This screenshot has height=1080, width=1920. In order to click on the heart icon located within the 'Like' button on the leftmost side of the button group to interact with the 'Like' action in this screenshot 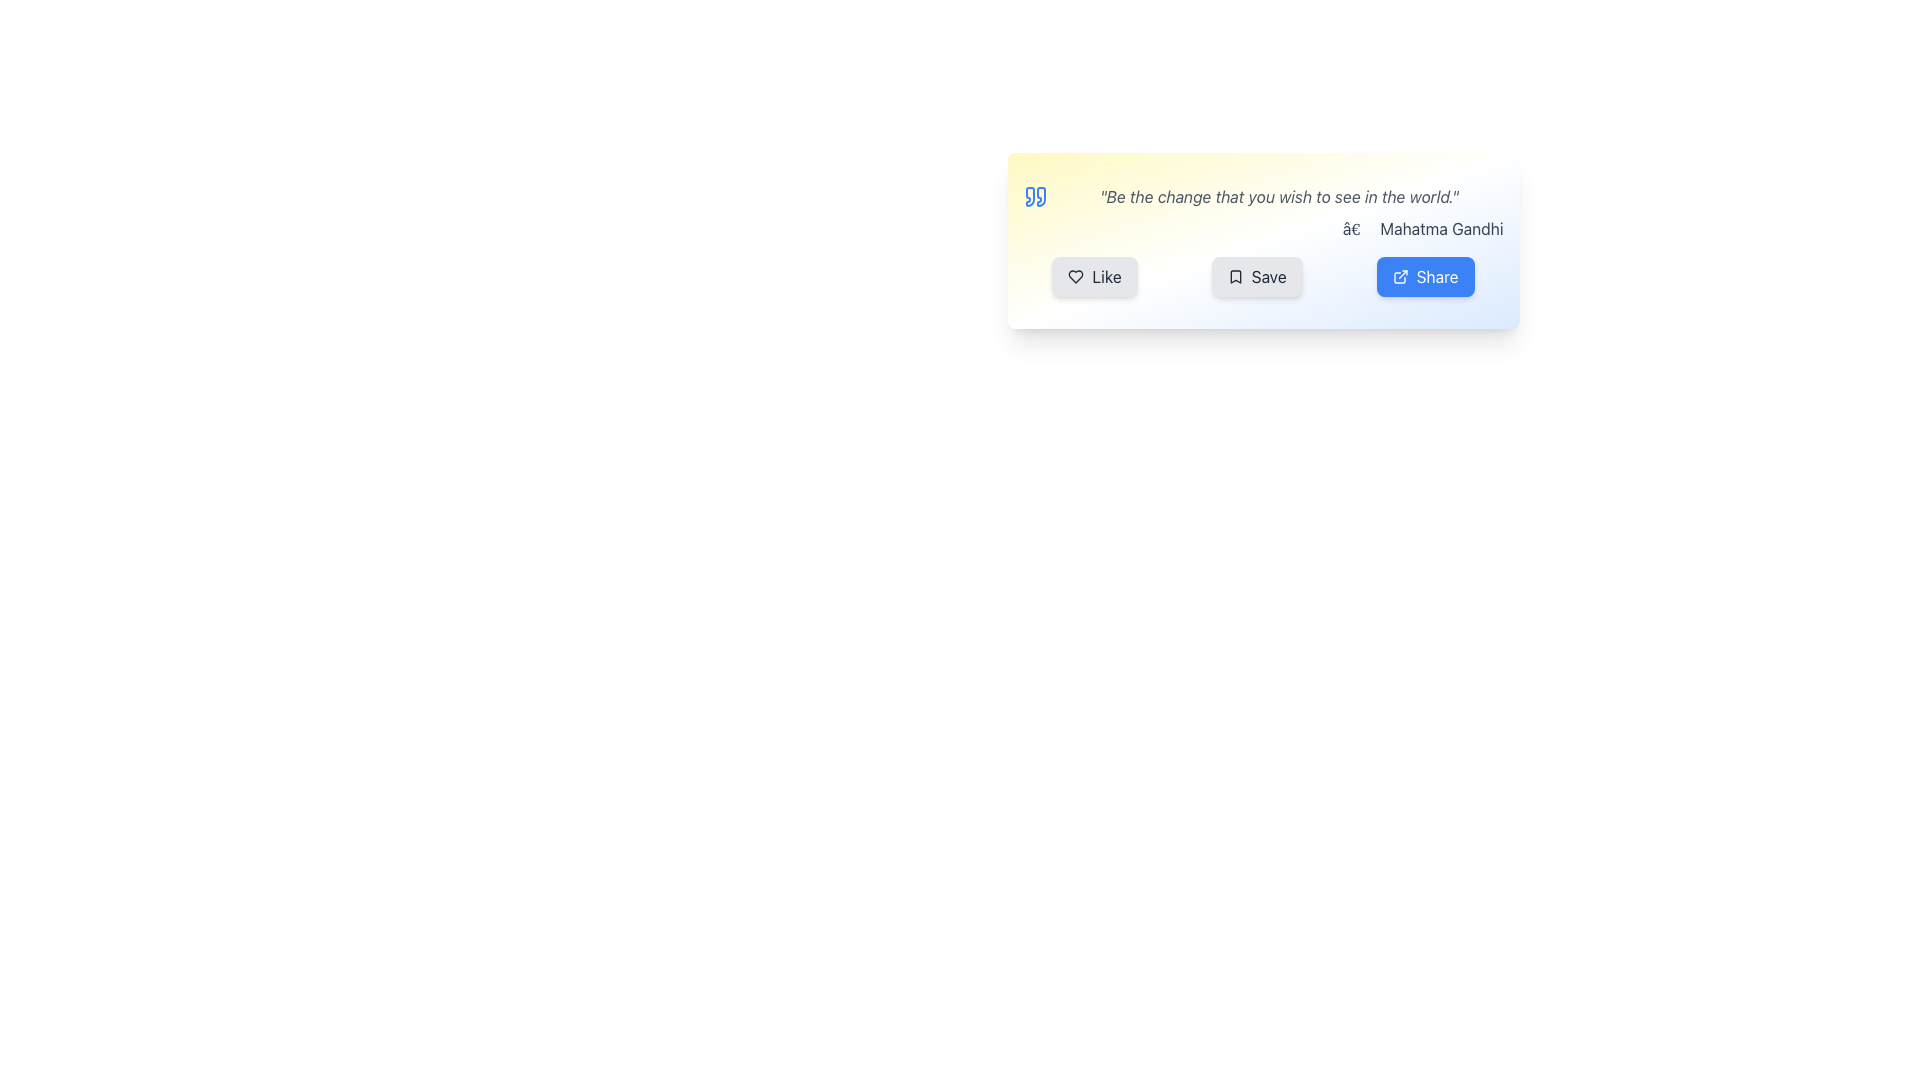, I will do `click(1075, 277)`.